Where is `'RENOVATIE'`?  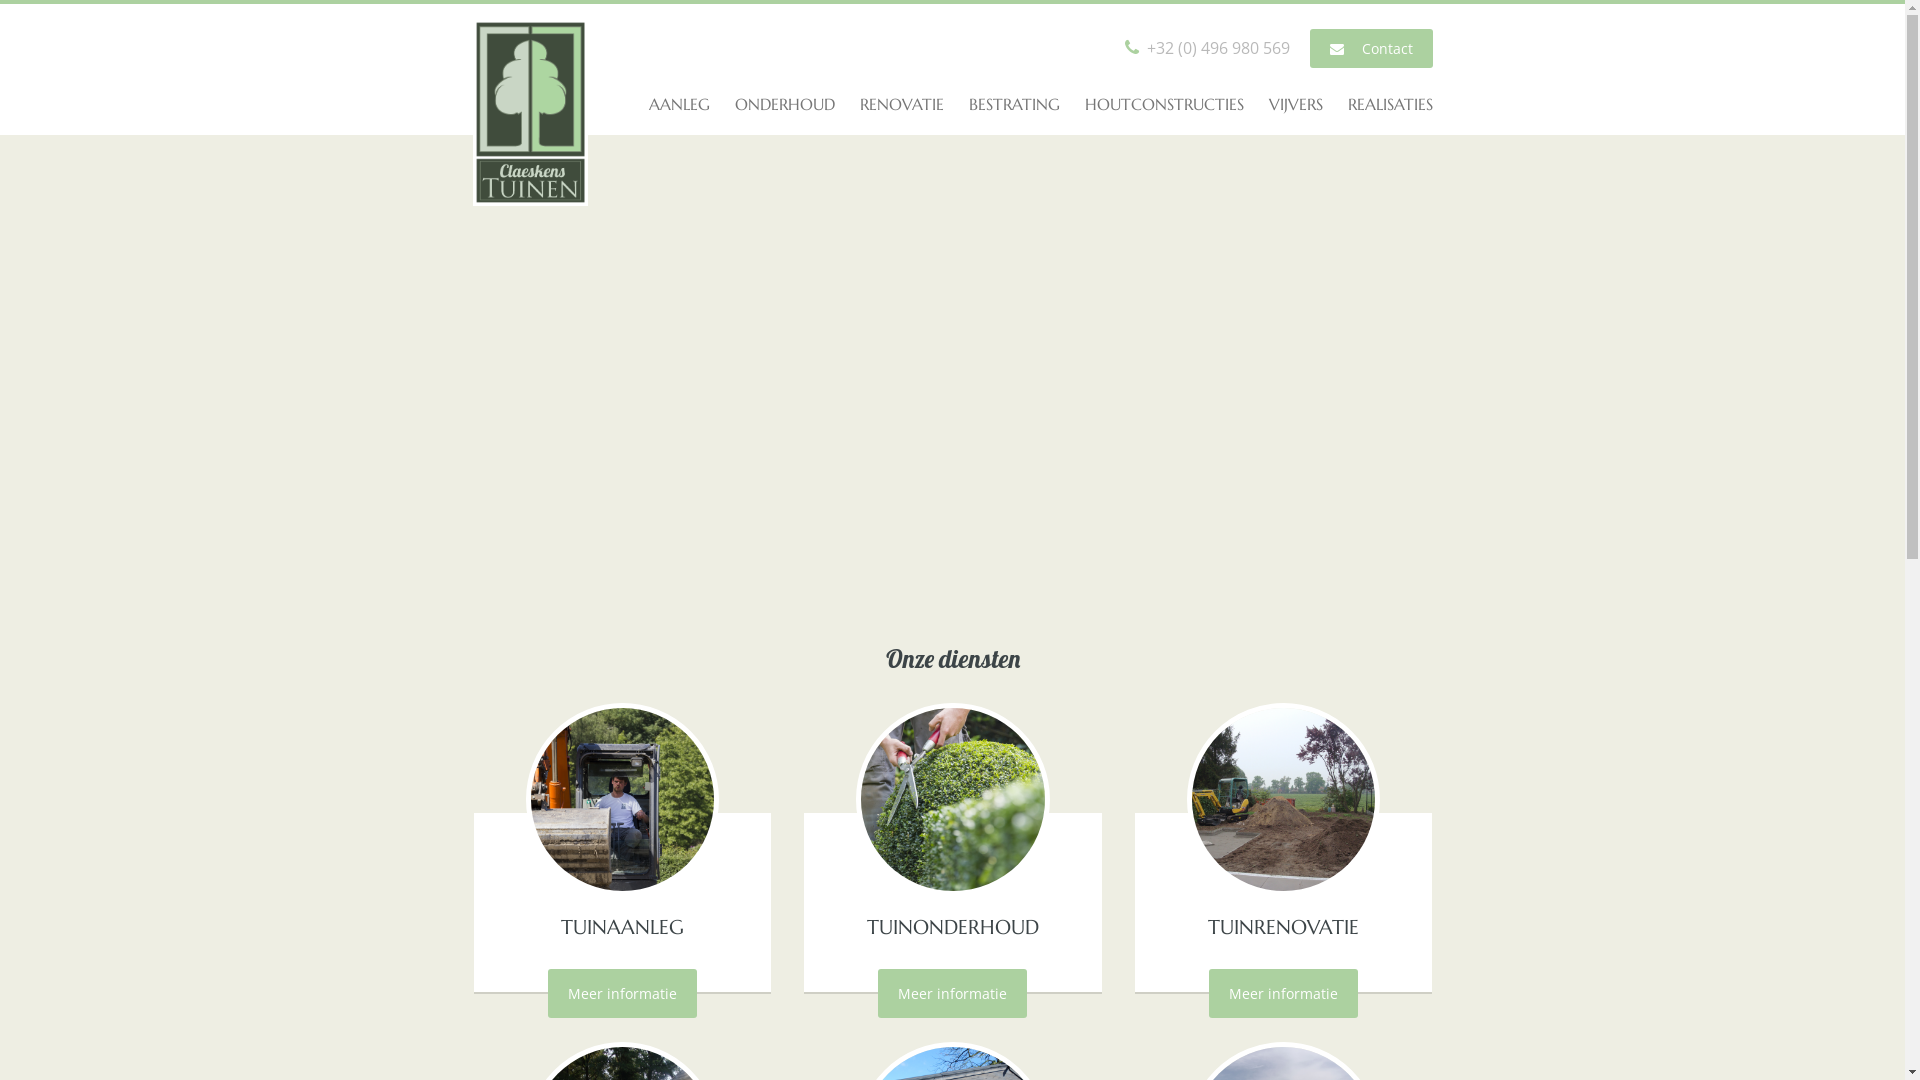 'RENOVATIE' is located at coordinates (859, 104).